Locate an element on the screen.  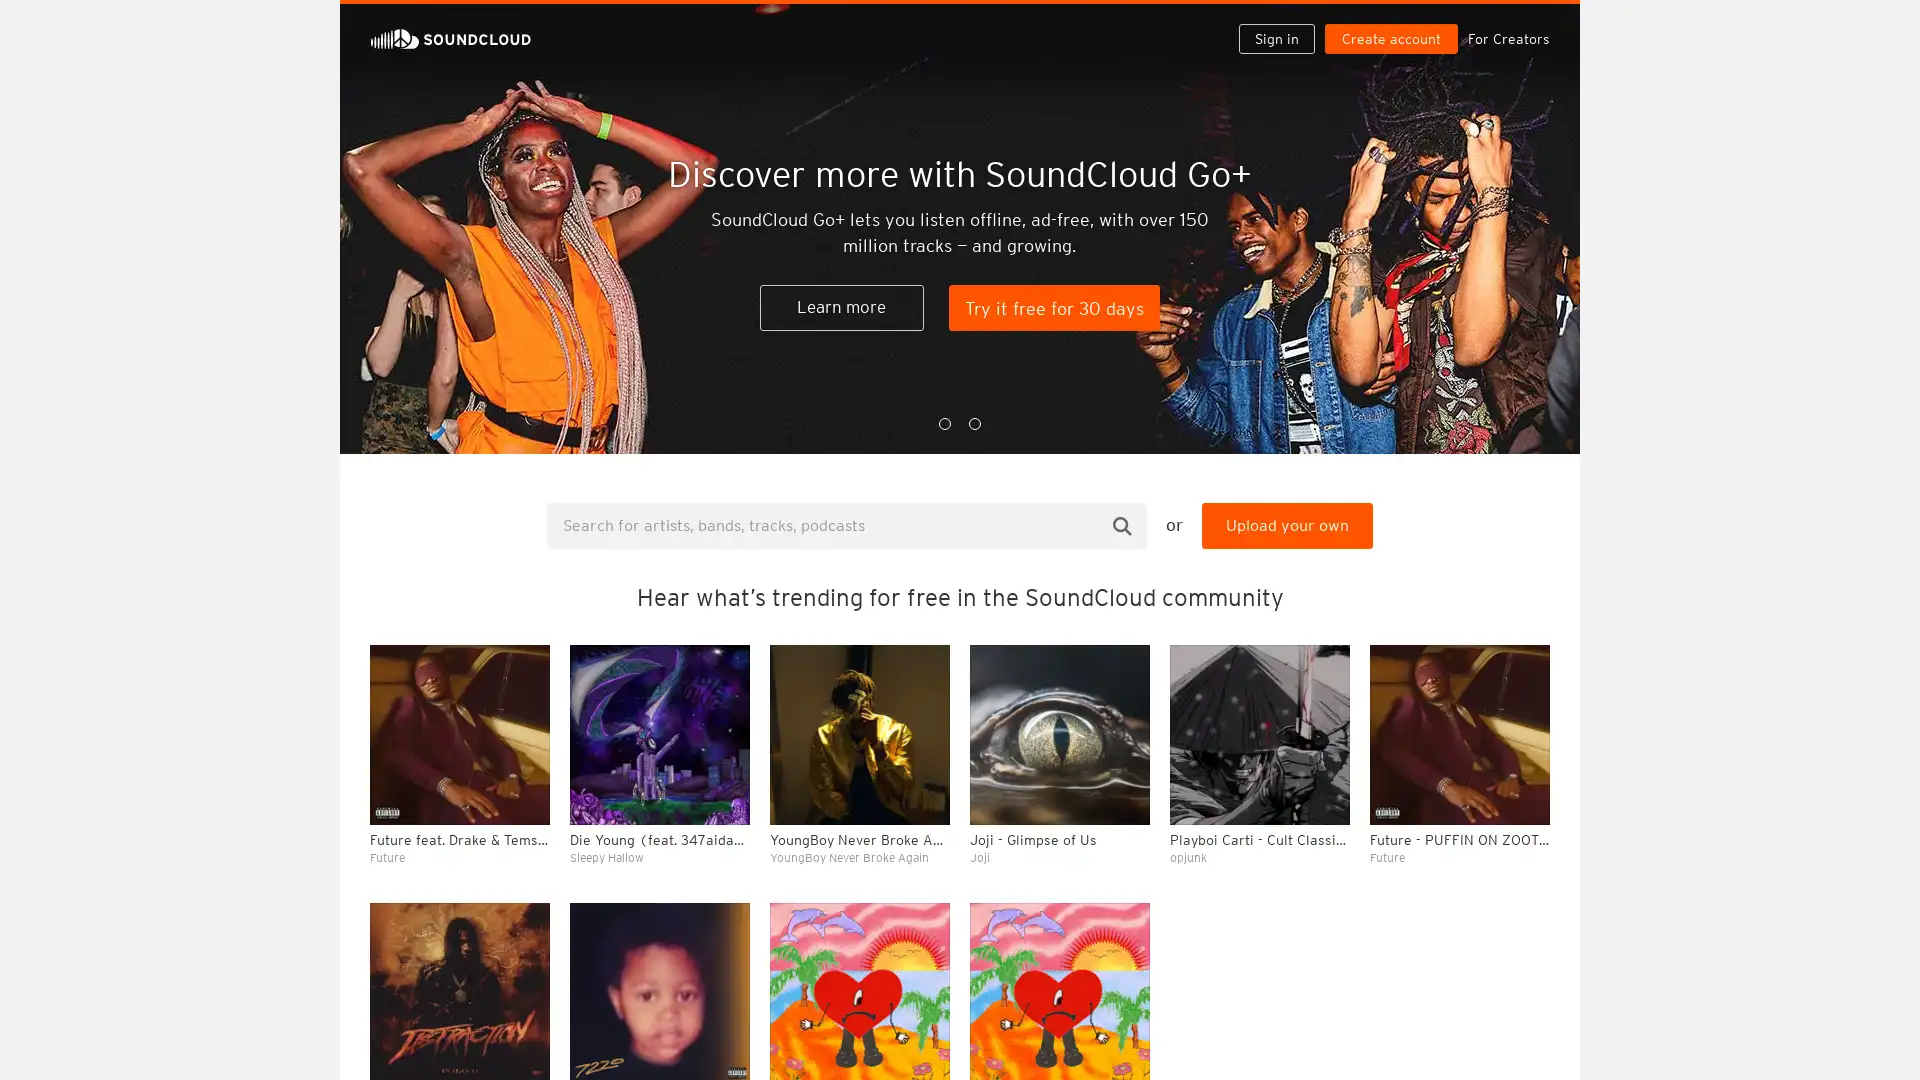
Create a SoundCloud account is located at coordinates (1395, 22).